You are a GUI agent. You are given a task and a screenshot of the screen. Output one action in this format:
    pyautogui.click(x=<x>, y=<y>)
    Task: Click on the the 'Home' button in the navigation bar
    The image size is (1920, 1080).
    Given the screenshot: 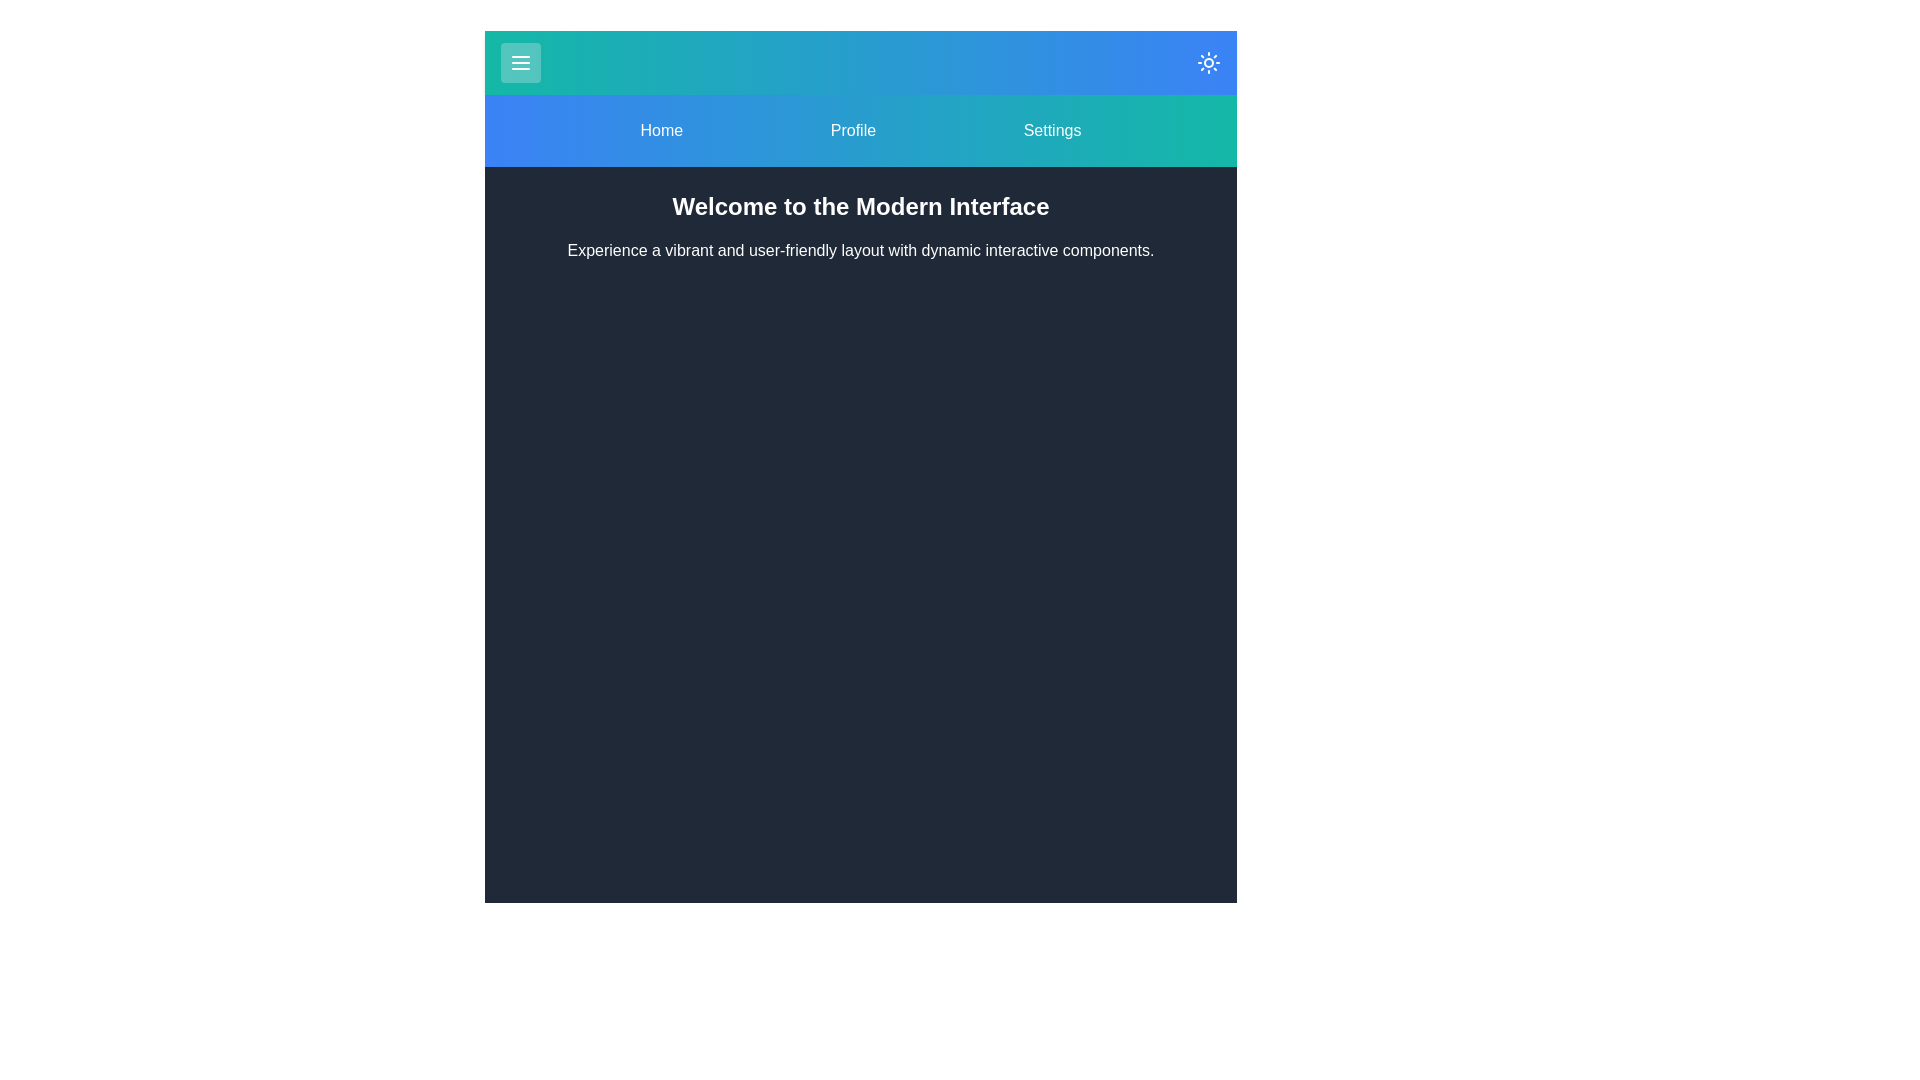 What is the action you would take?
    pyautogui.click(x=661, y=131)
    